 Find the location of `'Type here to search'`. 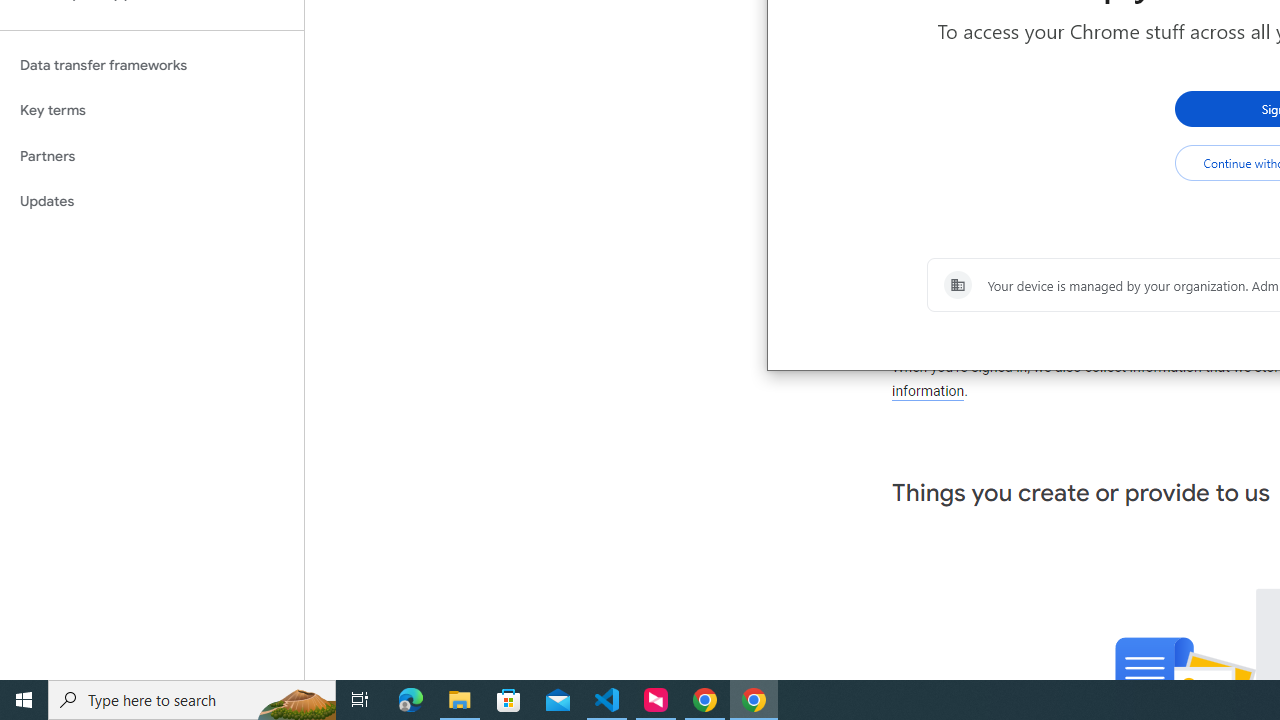

'Type here to search' is located at coordinates (192, 698).